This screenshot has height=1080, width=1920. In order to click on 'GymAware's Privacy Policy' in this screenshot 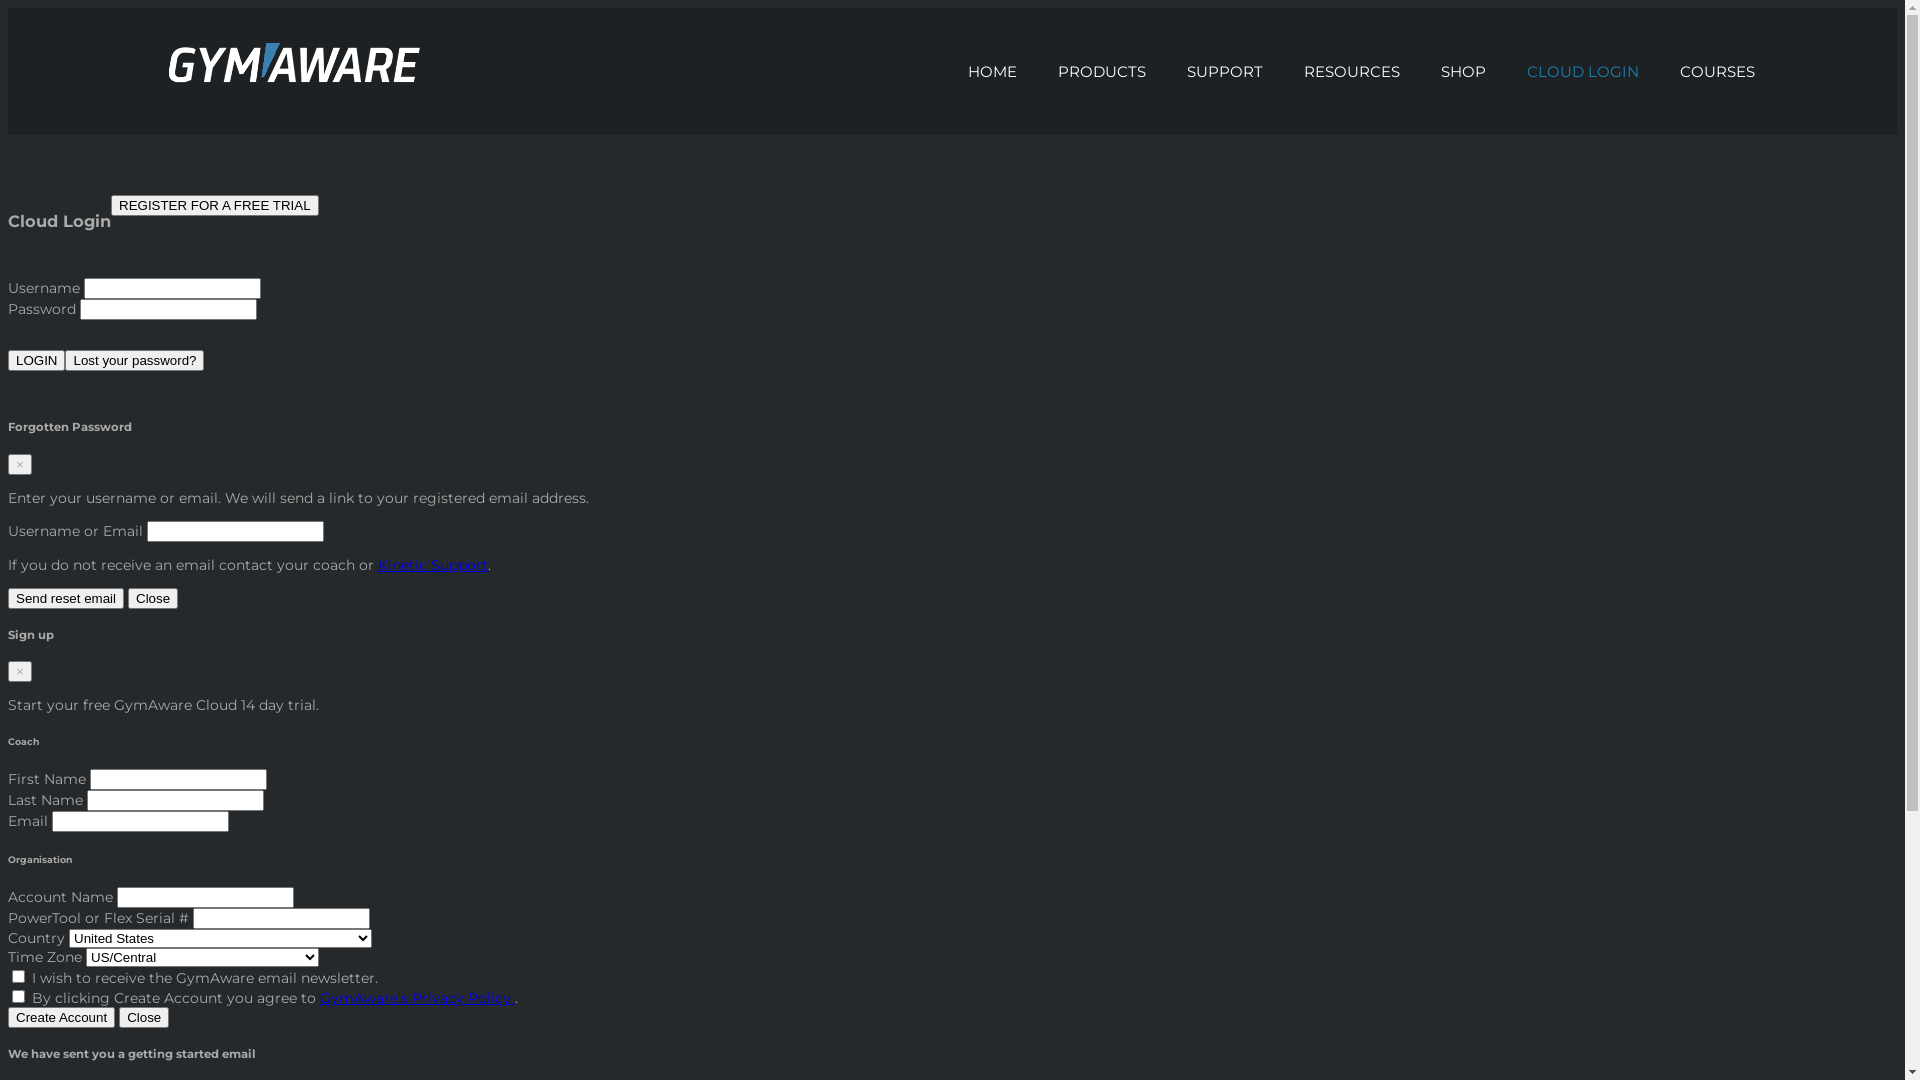, I will do `click(416, 998)`.